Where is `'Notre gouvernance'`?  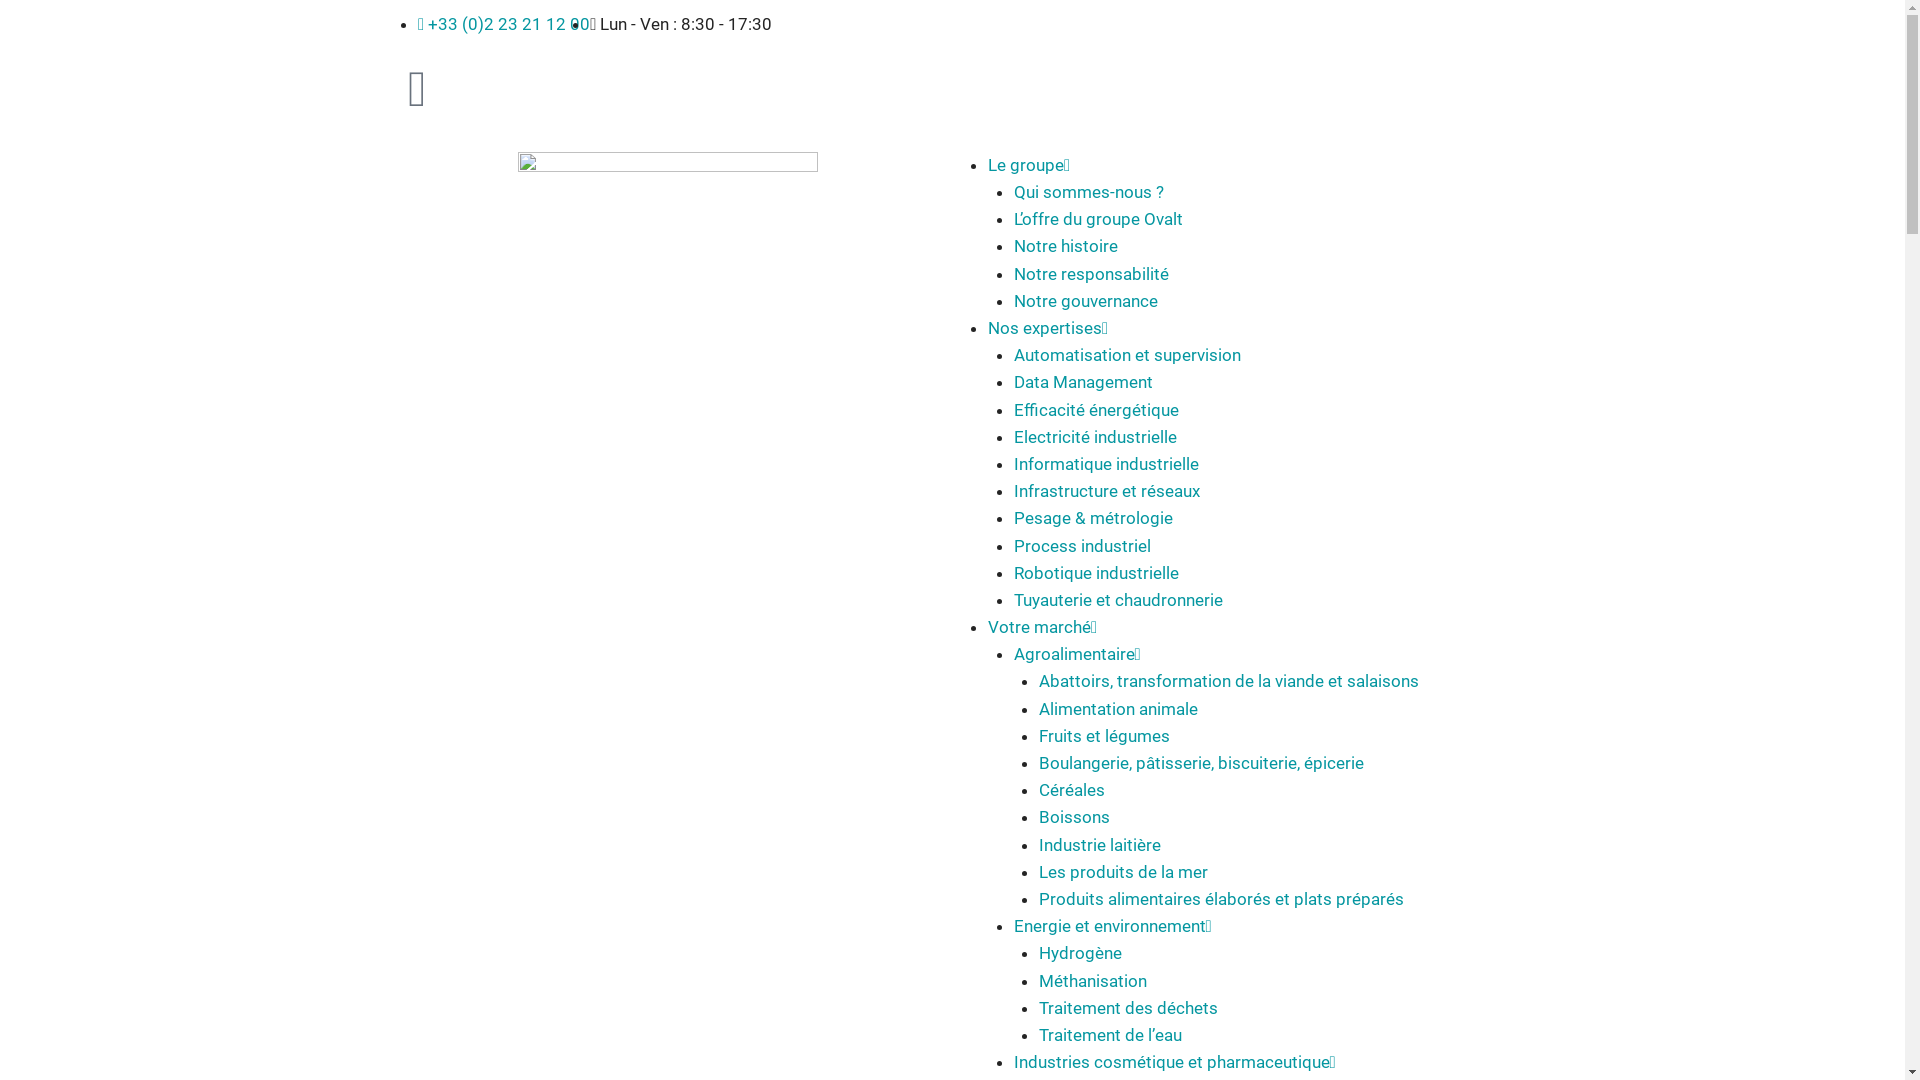
'Notre gouvernance' is located at coordinates (1084, 300).